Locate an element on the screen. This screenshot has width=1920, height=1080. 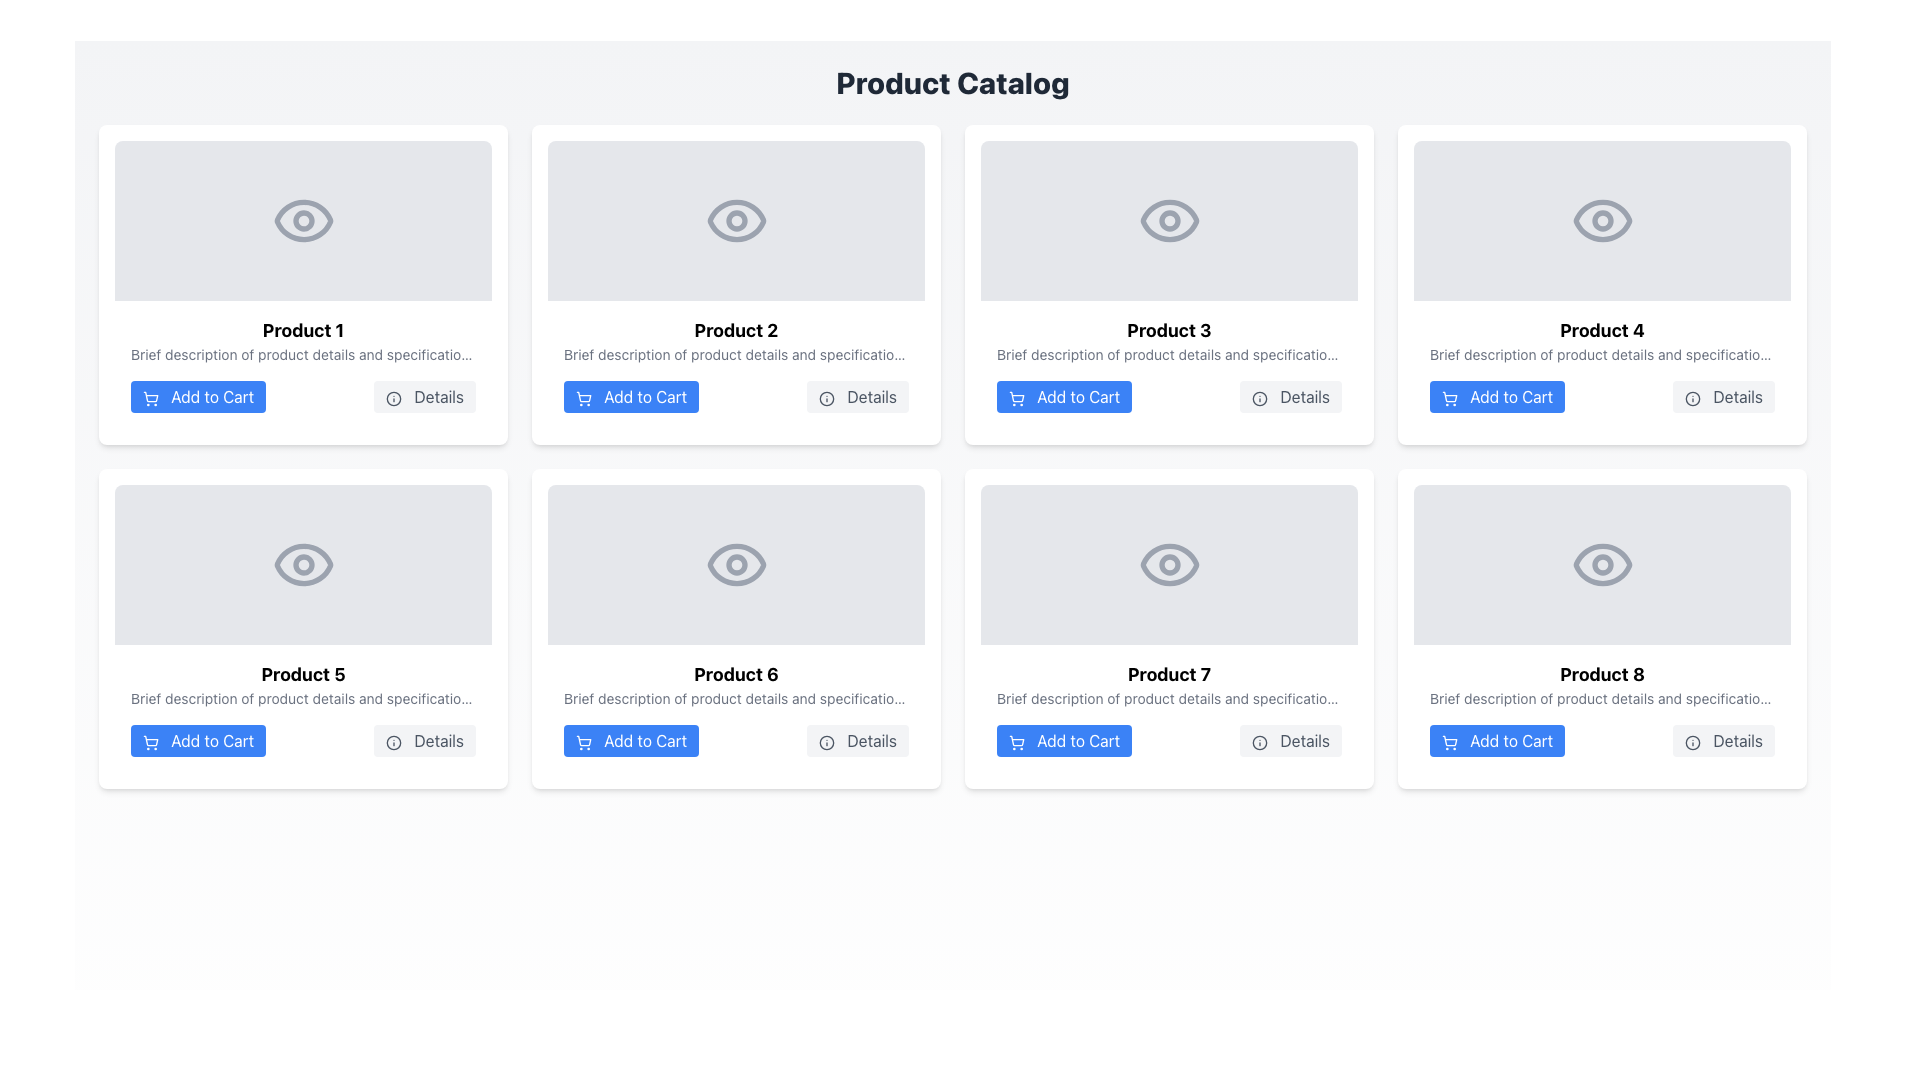
the 'Details' button located in the third product card titled 'Product 3', which contains an icon indicating more information about the product is located at coordinates (1259, 398).